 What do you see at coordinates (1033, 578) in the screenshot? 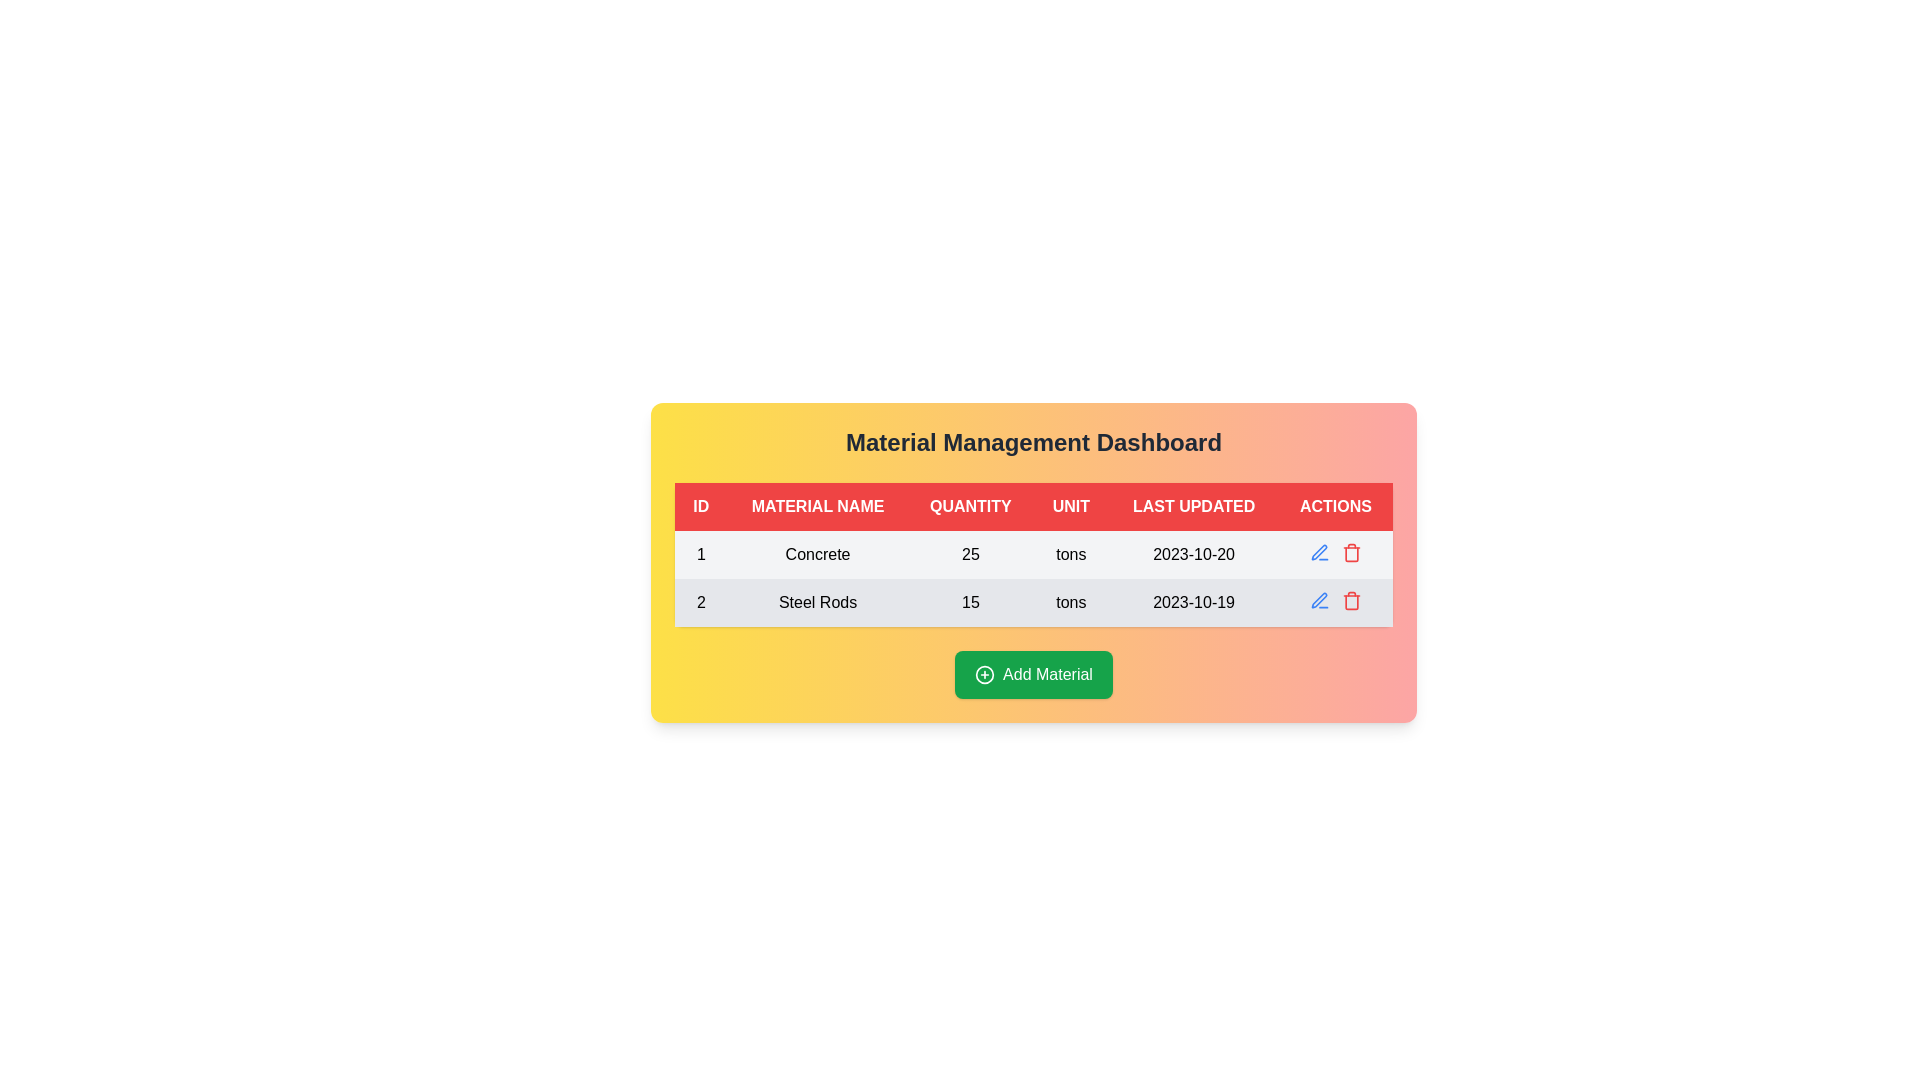
I see `the first table row in the material management dashboard that displays details about the material, including its name, quantity, unit, and last updated date` at bounding box center [1033, 578].